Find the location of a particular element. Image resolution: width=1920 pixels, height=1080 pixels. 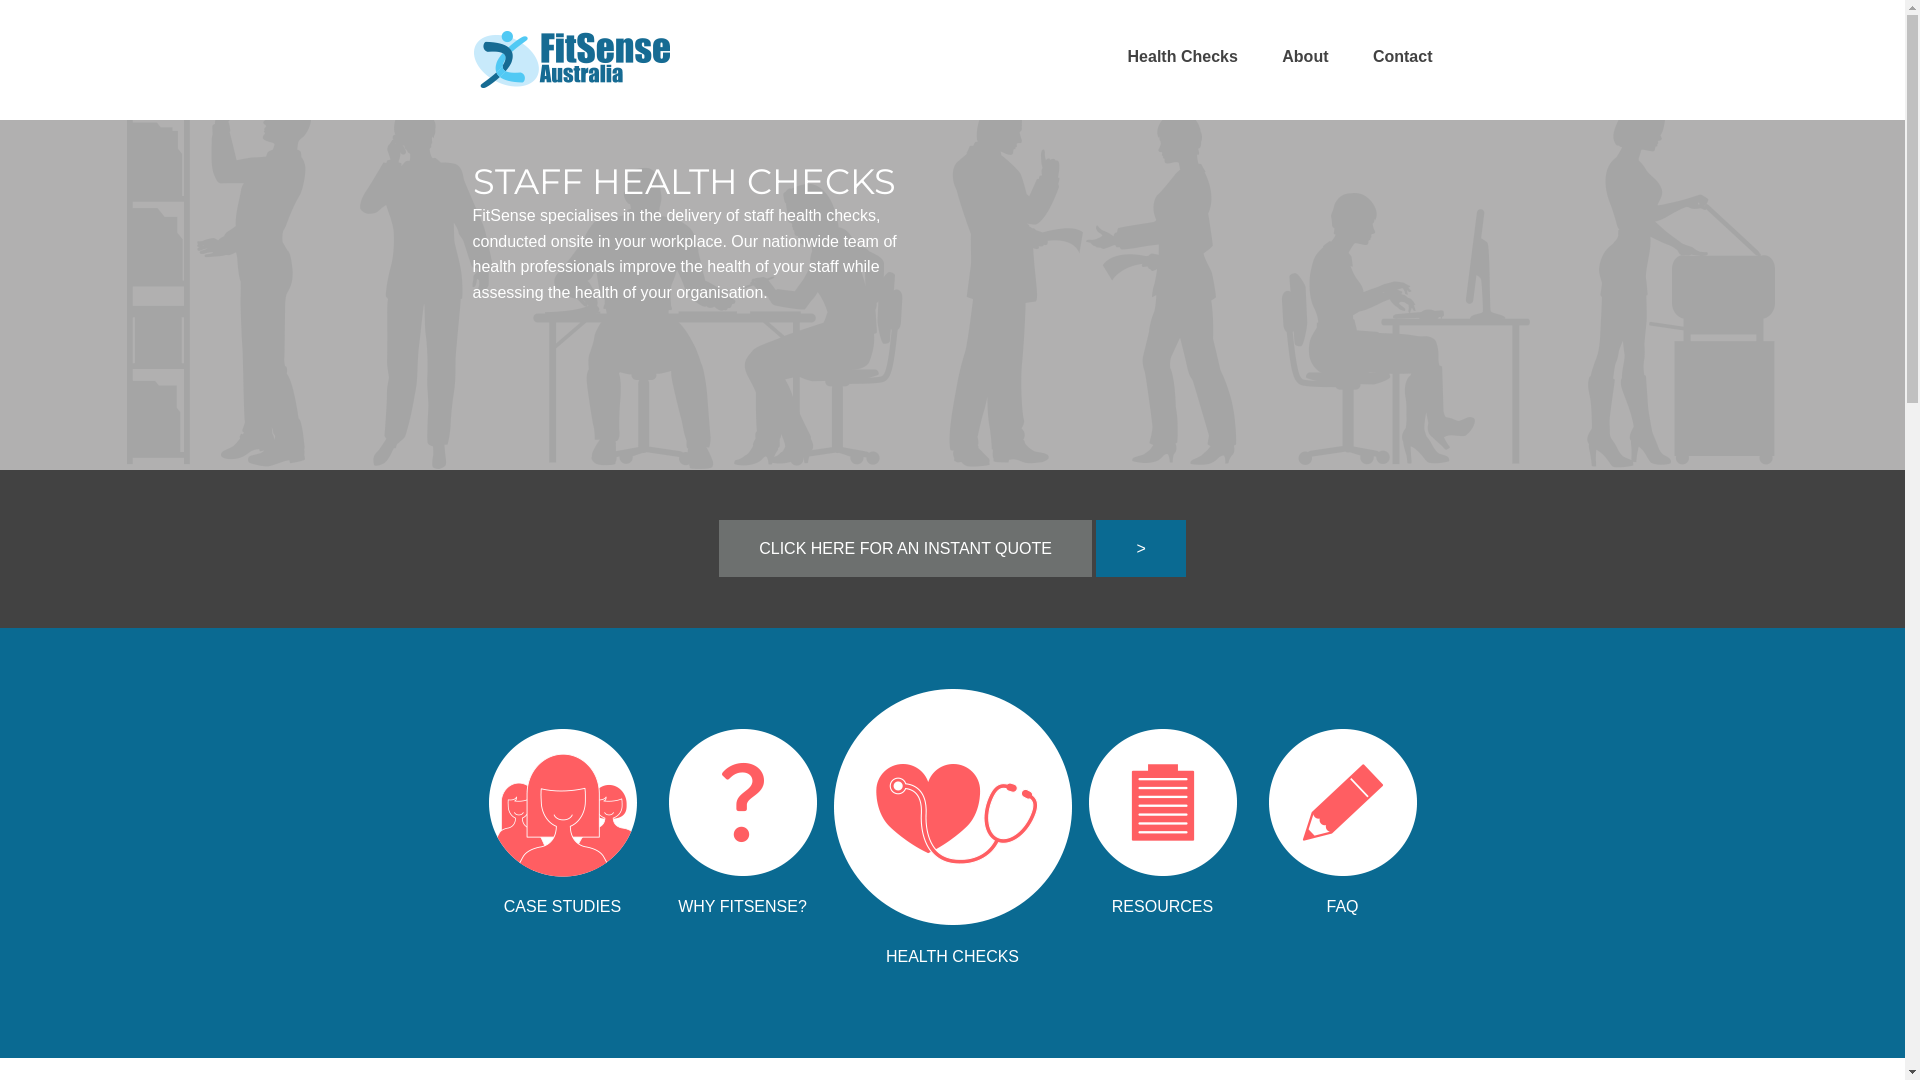

'WHY FITSENSE?' is located at coordinates (741, 811).